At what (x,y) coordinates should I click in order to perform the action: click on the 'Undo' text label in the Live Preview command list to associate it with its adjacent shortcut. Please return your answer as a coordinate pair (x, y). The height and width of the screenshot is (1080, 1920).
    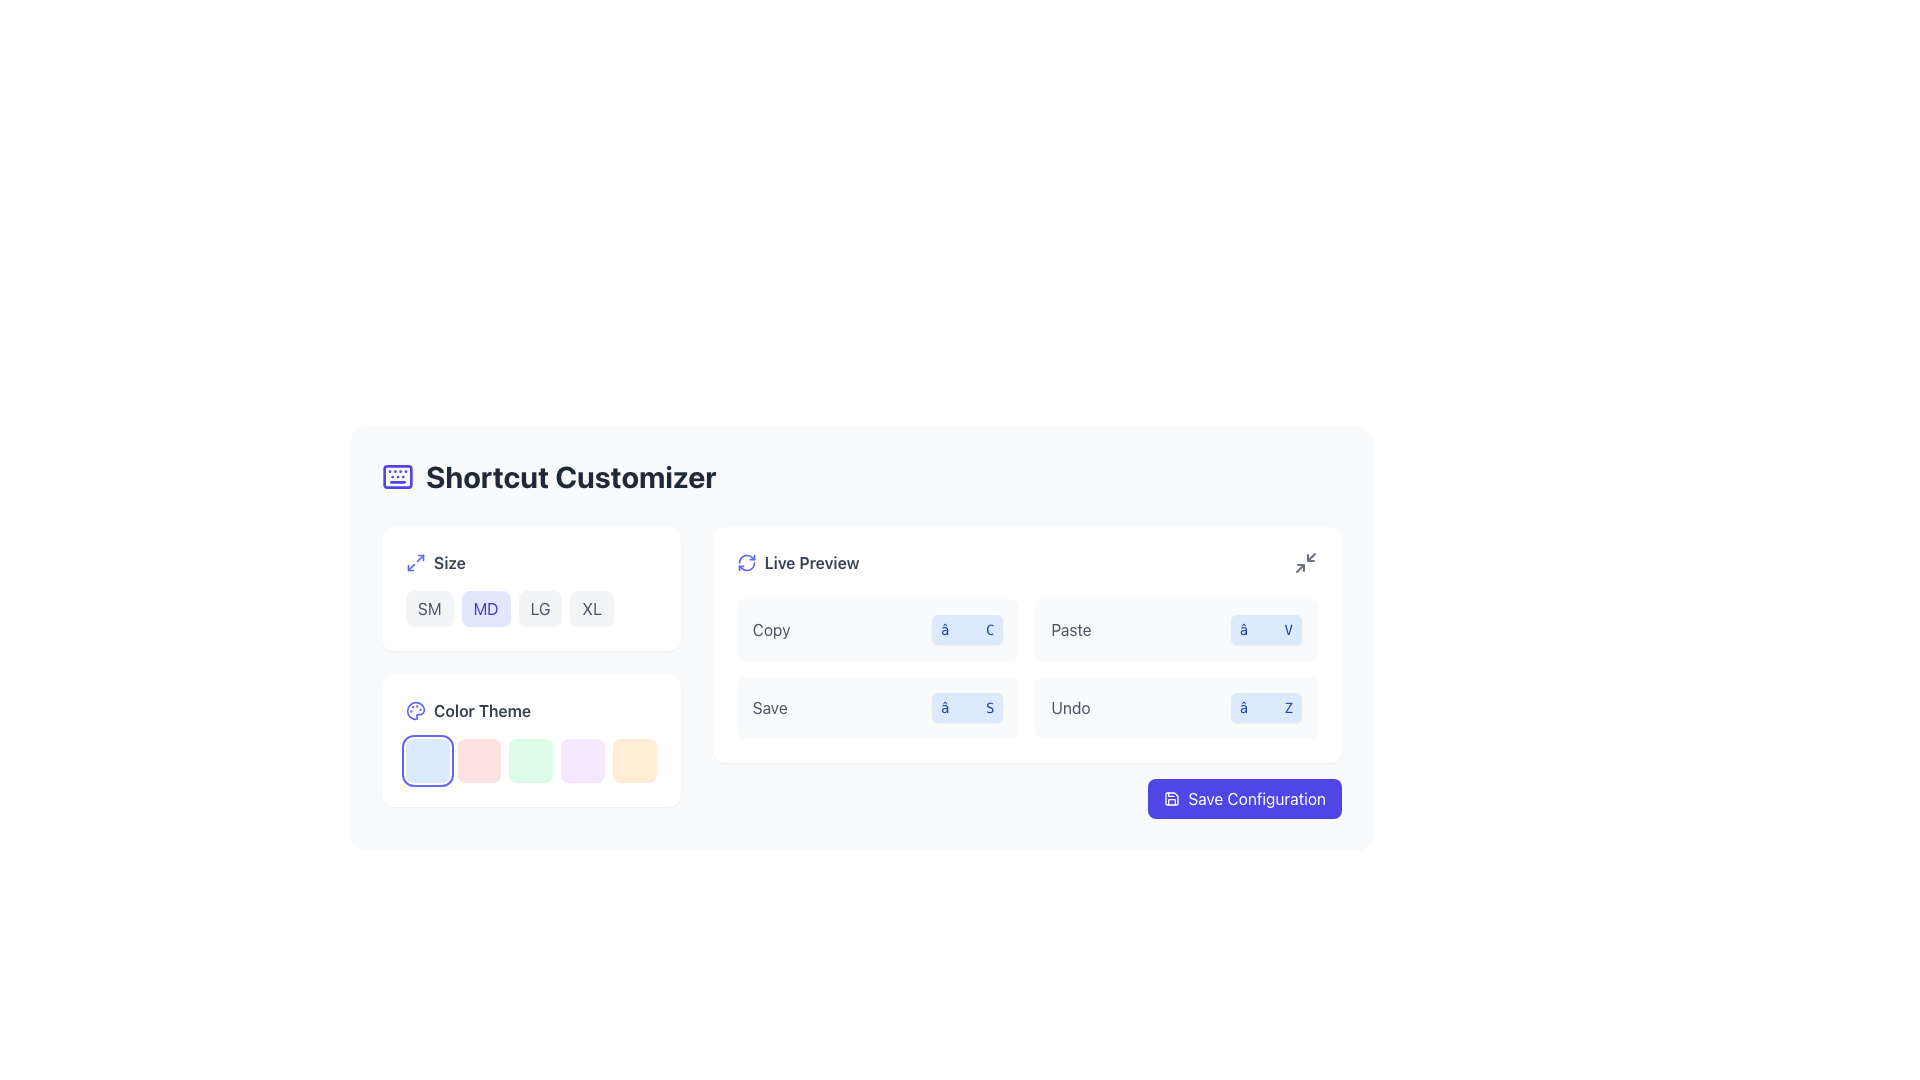
    Looking at the image, I should click on (1069, 707).